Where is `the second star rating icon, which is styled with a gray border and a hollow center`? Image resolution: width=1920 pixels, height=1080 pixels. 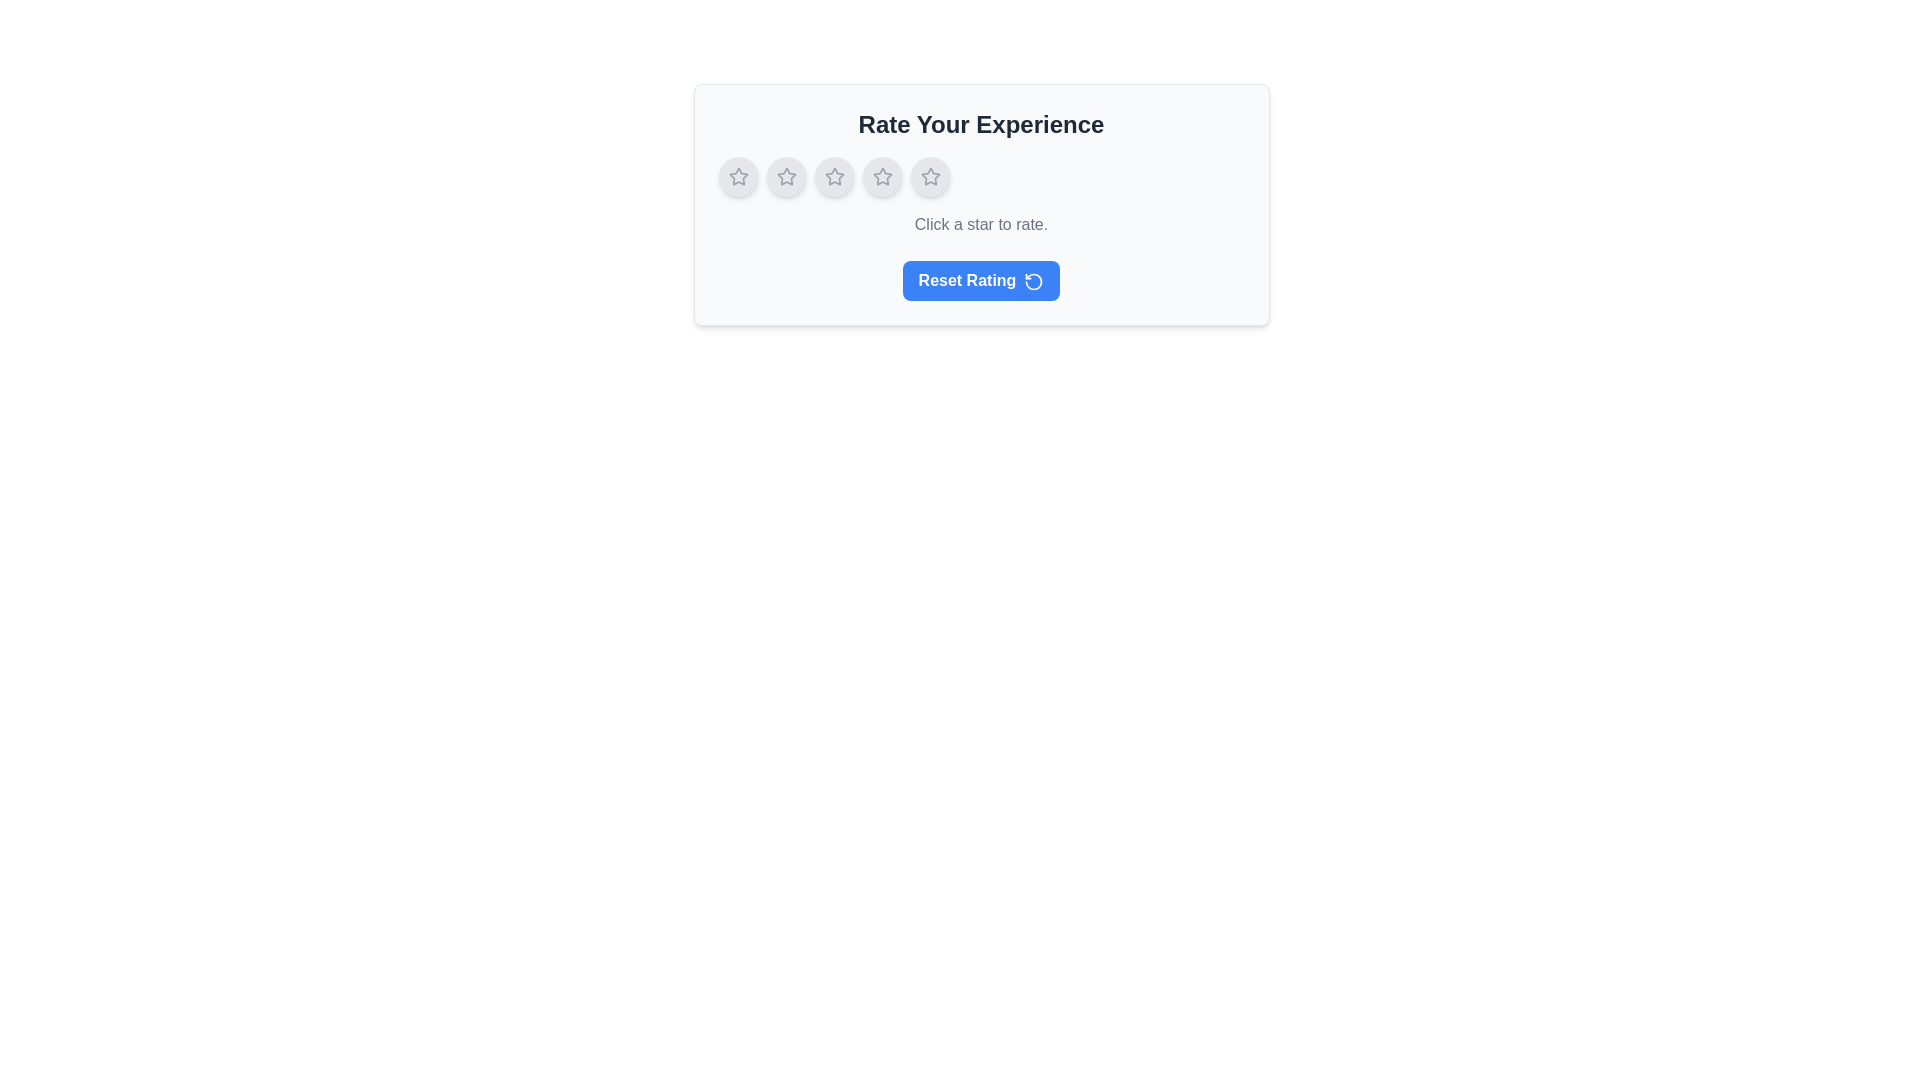 the second star rating icon, which is styled with a gray border and a hollow center is located at coordinates (834, 176).